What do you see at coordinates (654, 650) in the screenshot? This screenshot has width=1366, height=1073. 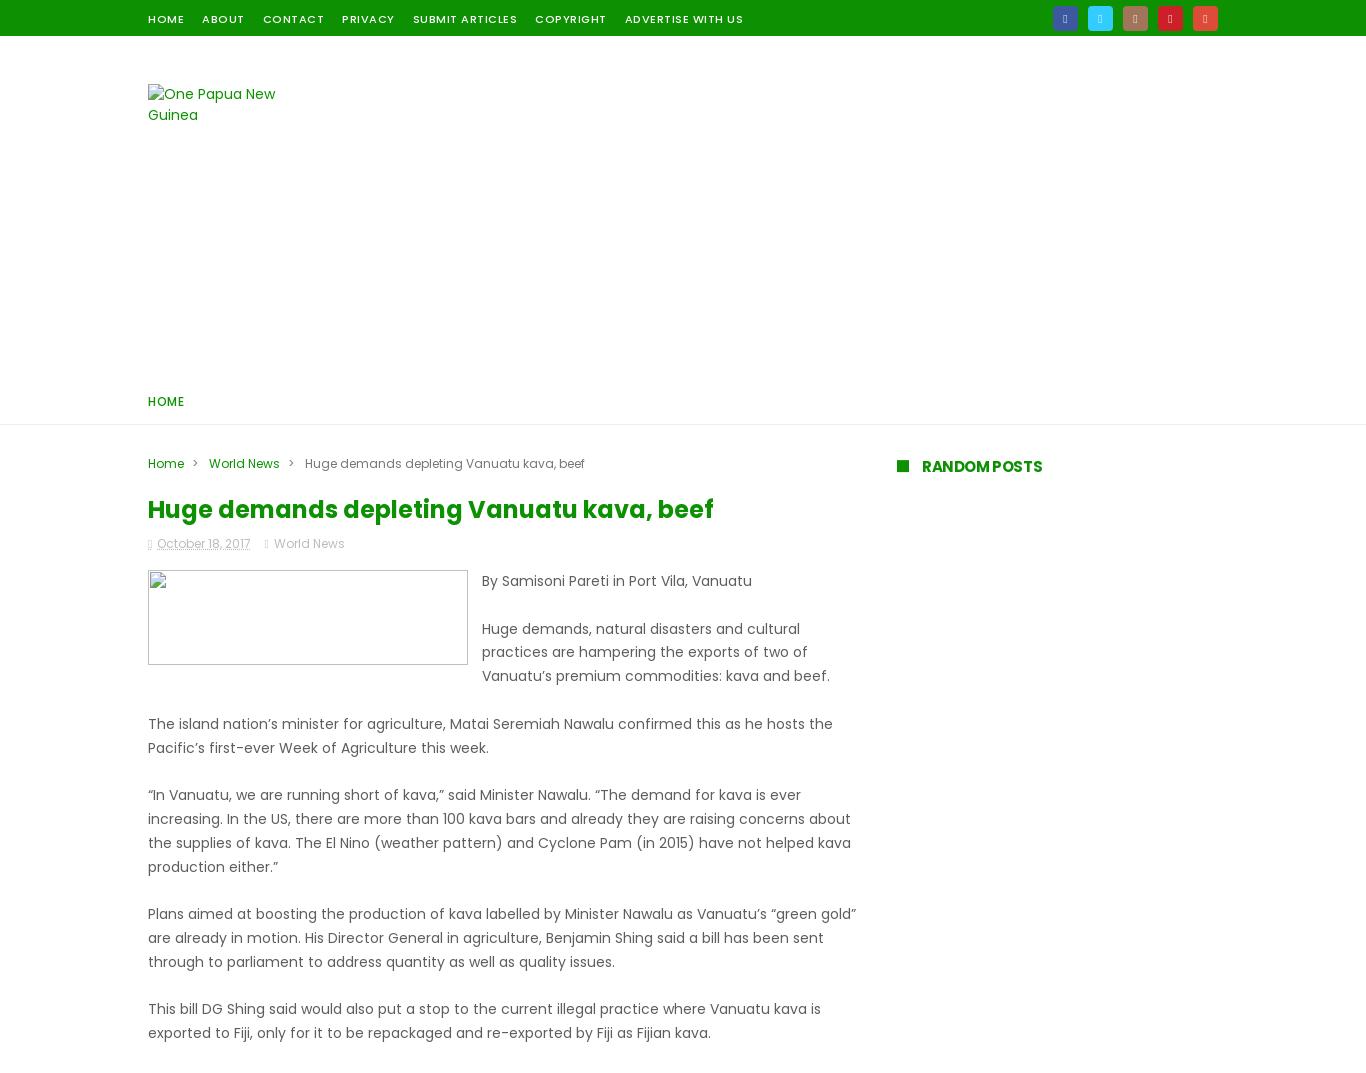 I see `'Huge demands, natural disasters and cultural practices are hampering the exports of two of Vanuatu’s premium commodities: kava and beef.'` at bounding box center [654, 650].